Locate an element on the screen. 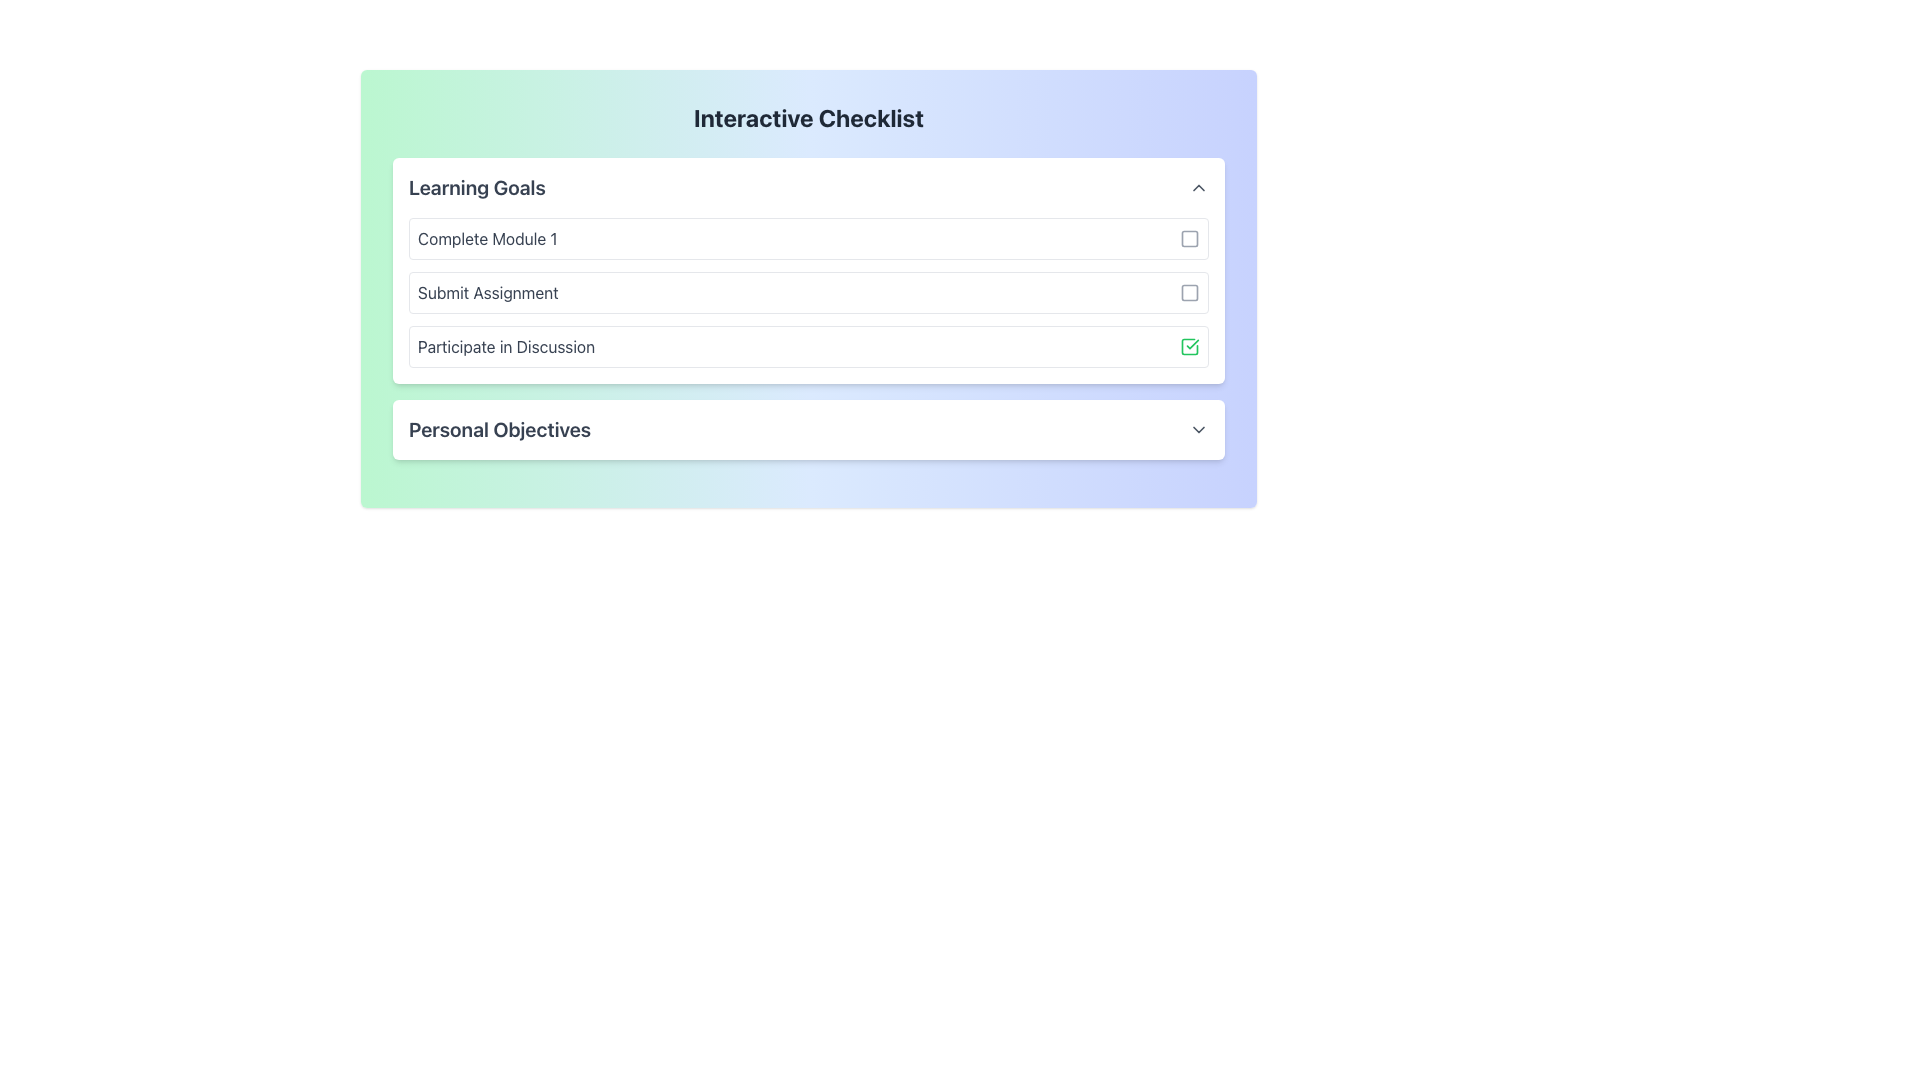 This screenshot has width=1920, height=1080. the checkbox for the 'Submit Assignment' task located in the 'Learning Goals' section is located at coordinates (1190, 293).